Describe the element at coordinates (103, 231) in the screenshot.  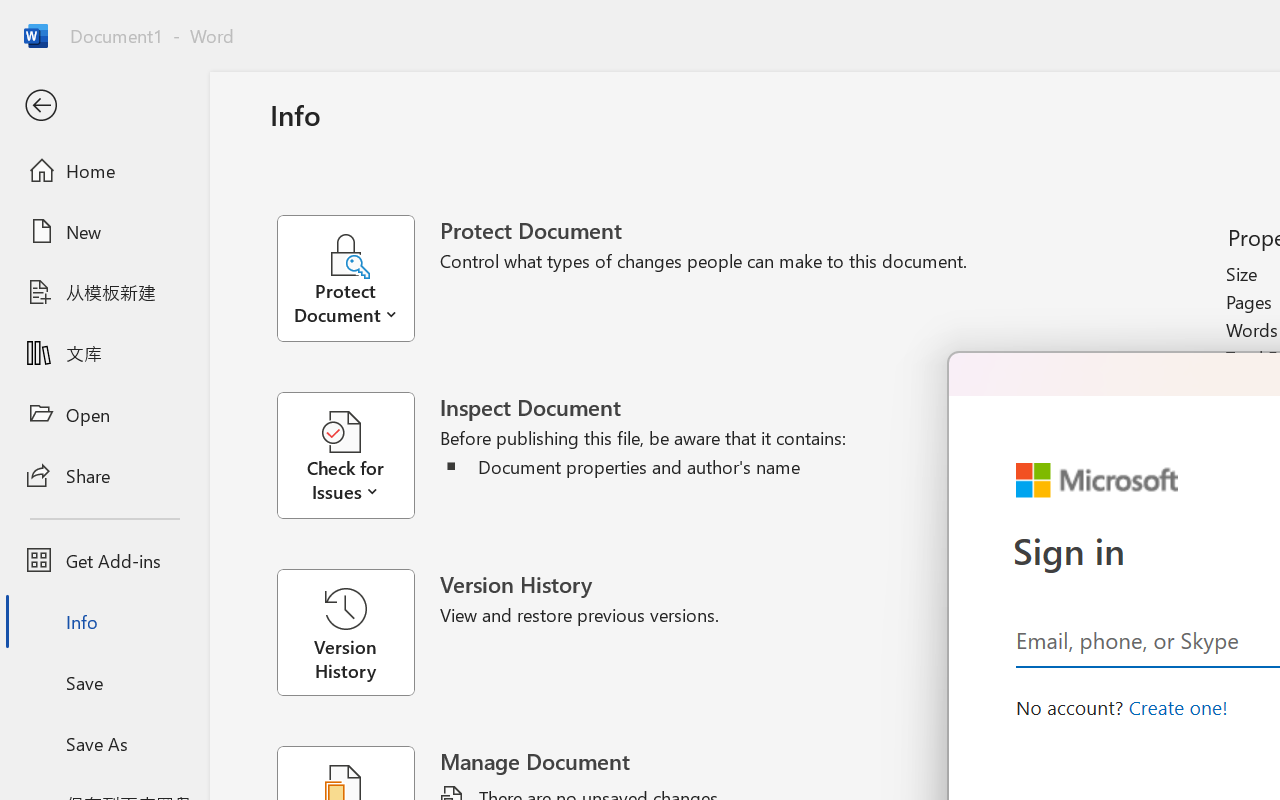
I see `'New'` at that location.